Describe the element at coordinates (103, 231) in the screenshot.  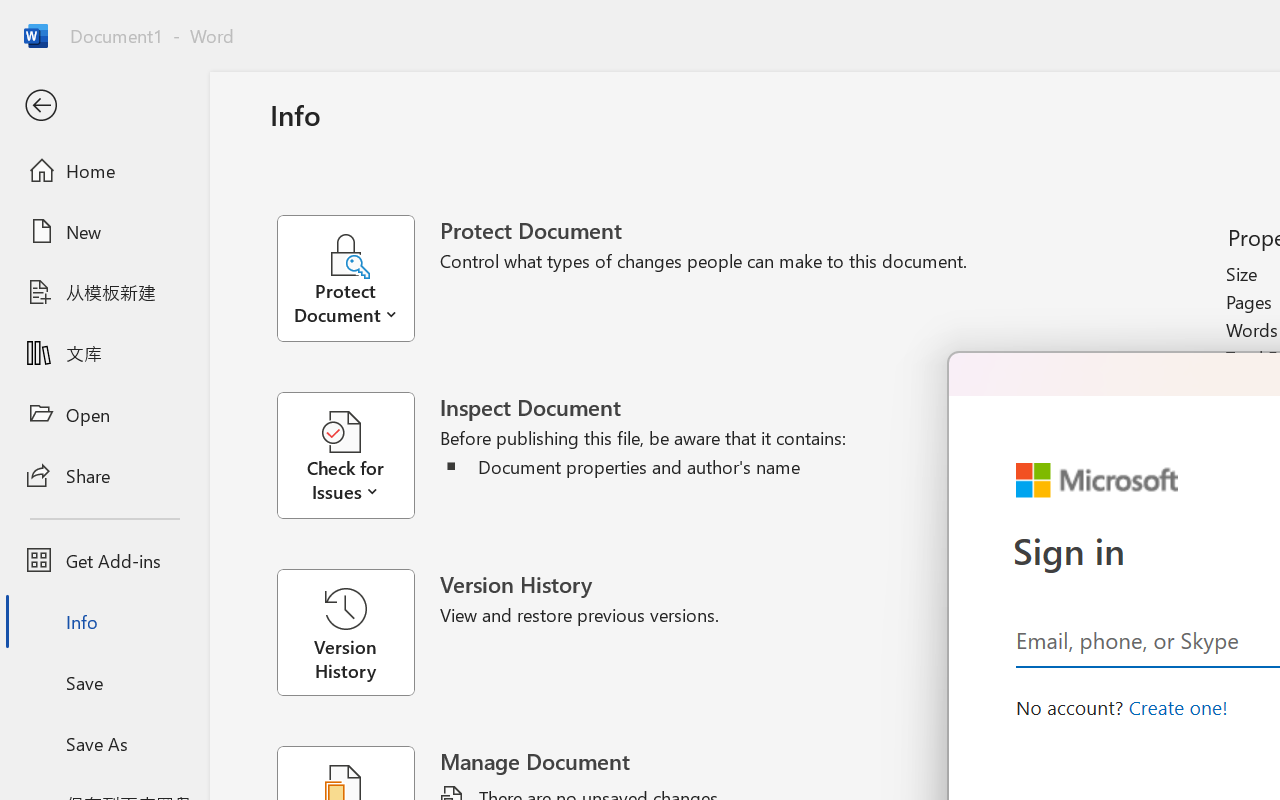
I see `'New'` at that location.